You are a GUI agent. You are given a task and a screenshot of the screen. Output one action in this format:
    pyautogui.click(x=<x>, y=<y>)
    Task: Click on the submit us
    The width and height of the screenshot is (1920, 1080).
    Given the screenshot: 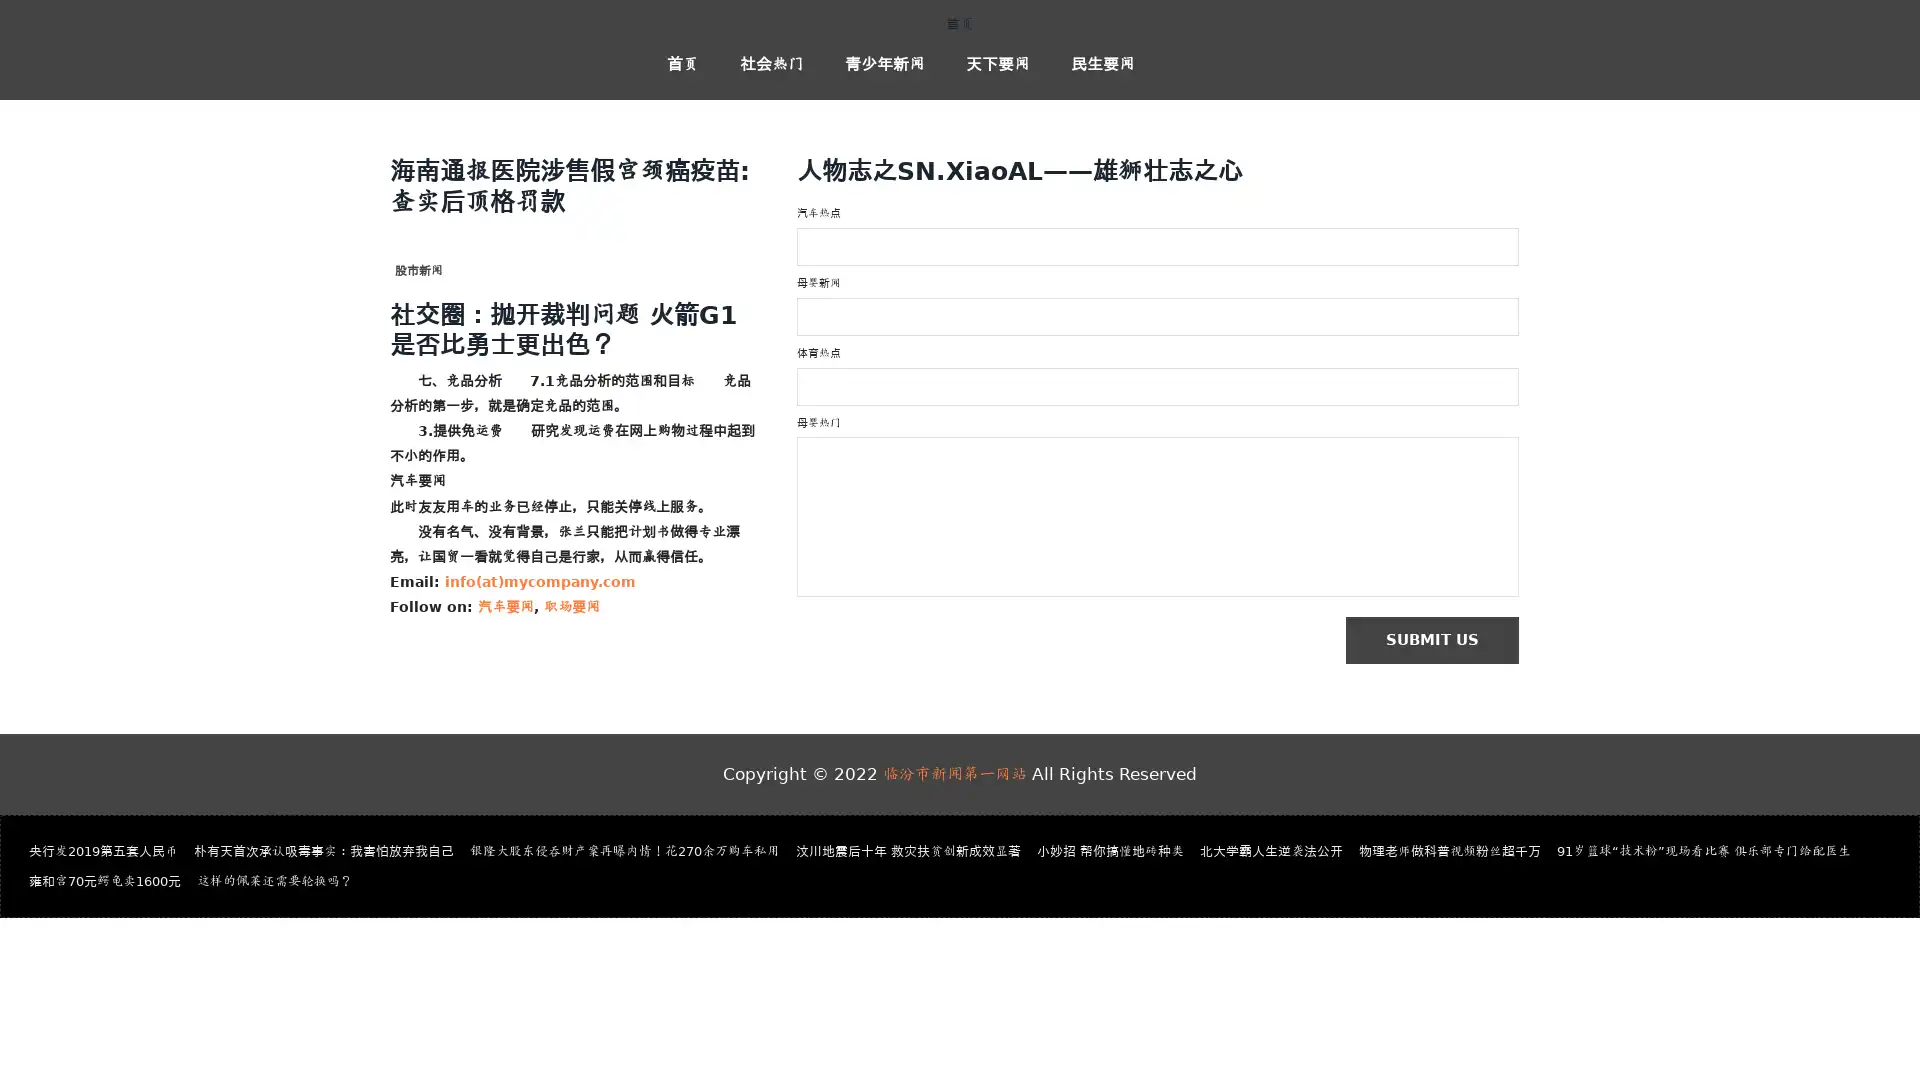 What is the action you would take?
    pyautogui.click(x=1441, y=641)
    